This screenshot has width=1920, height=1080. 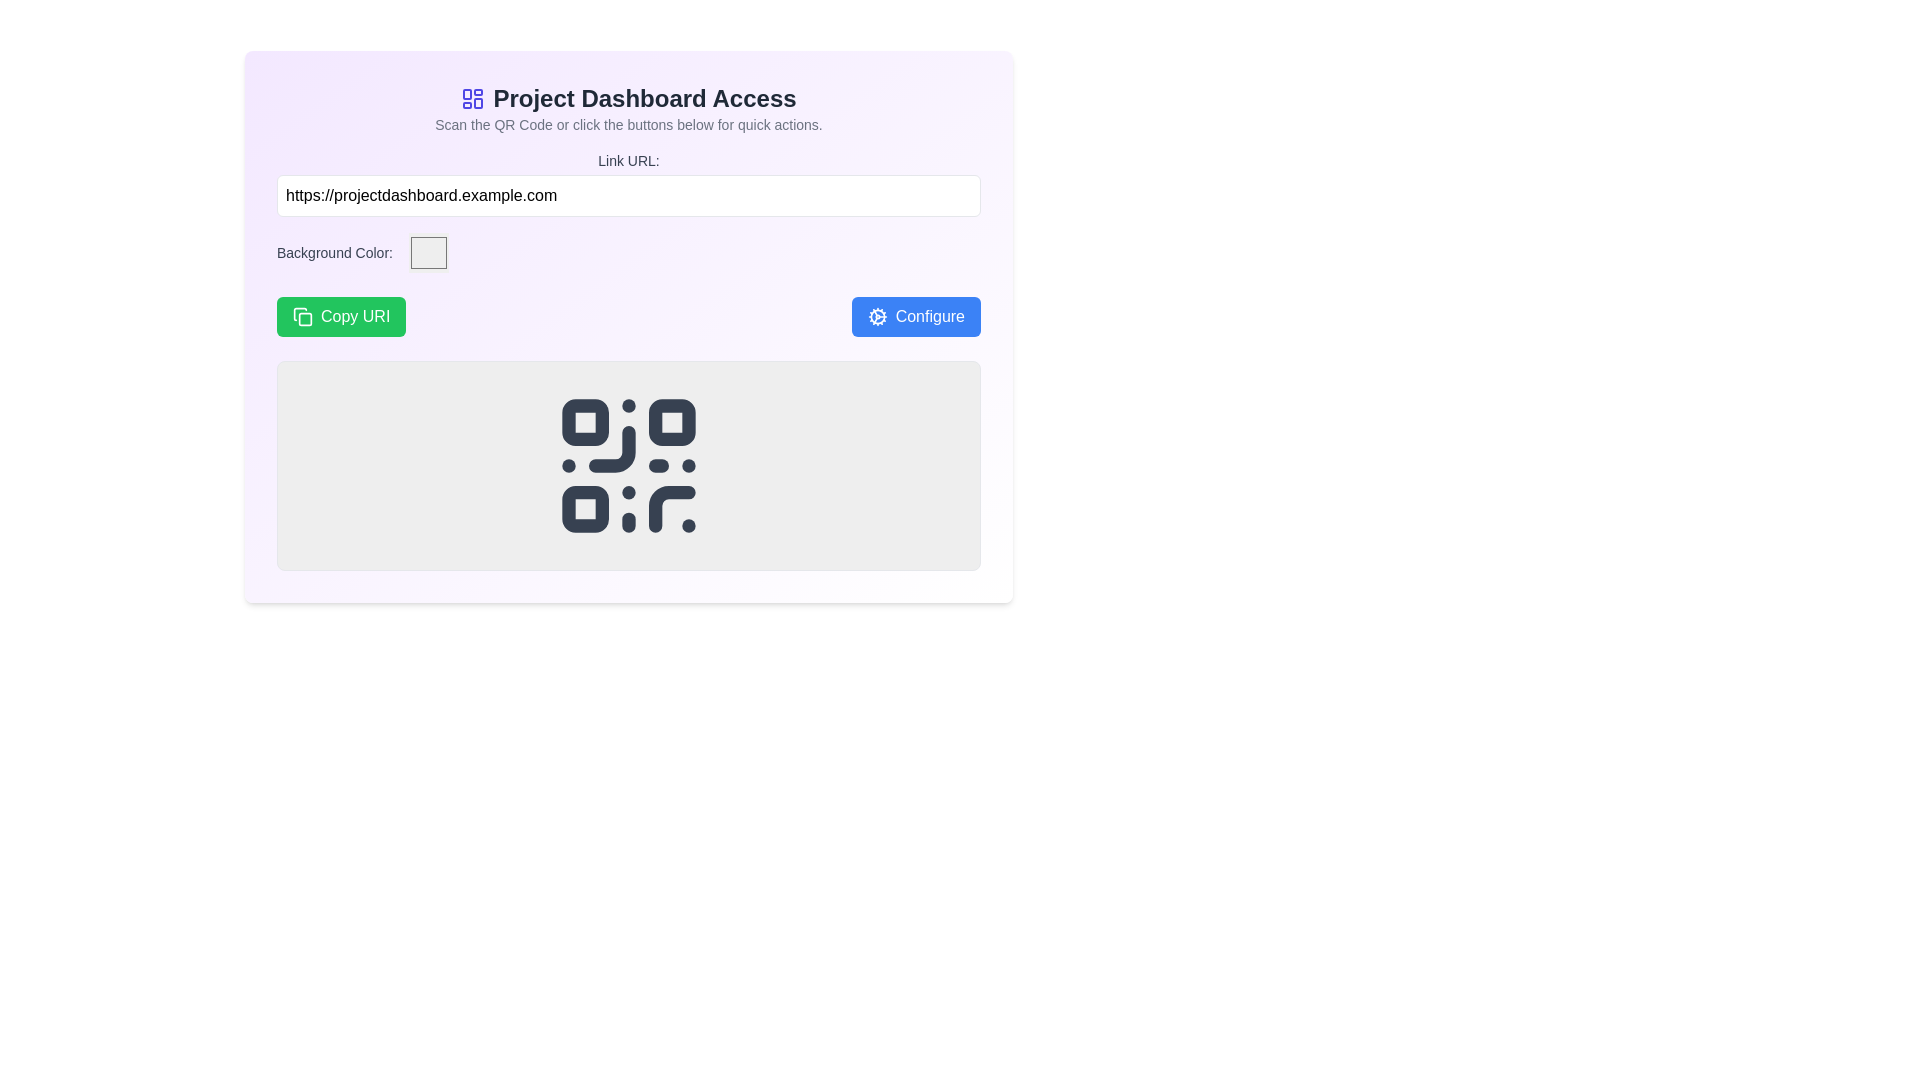 What do you see at coordinates (915, 315) in the screenshot?
I see `the second button in the row, located to the right of the 'Copy URI' button` at bounding box center [915, 315].